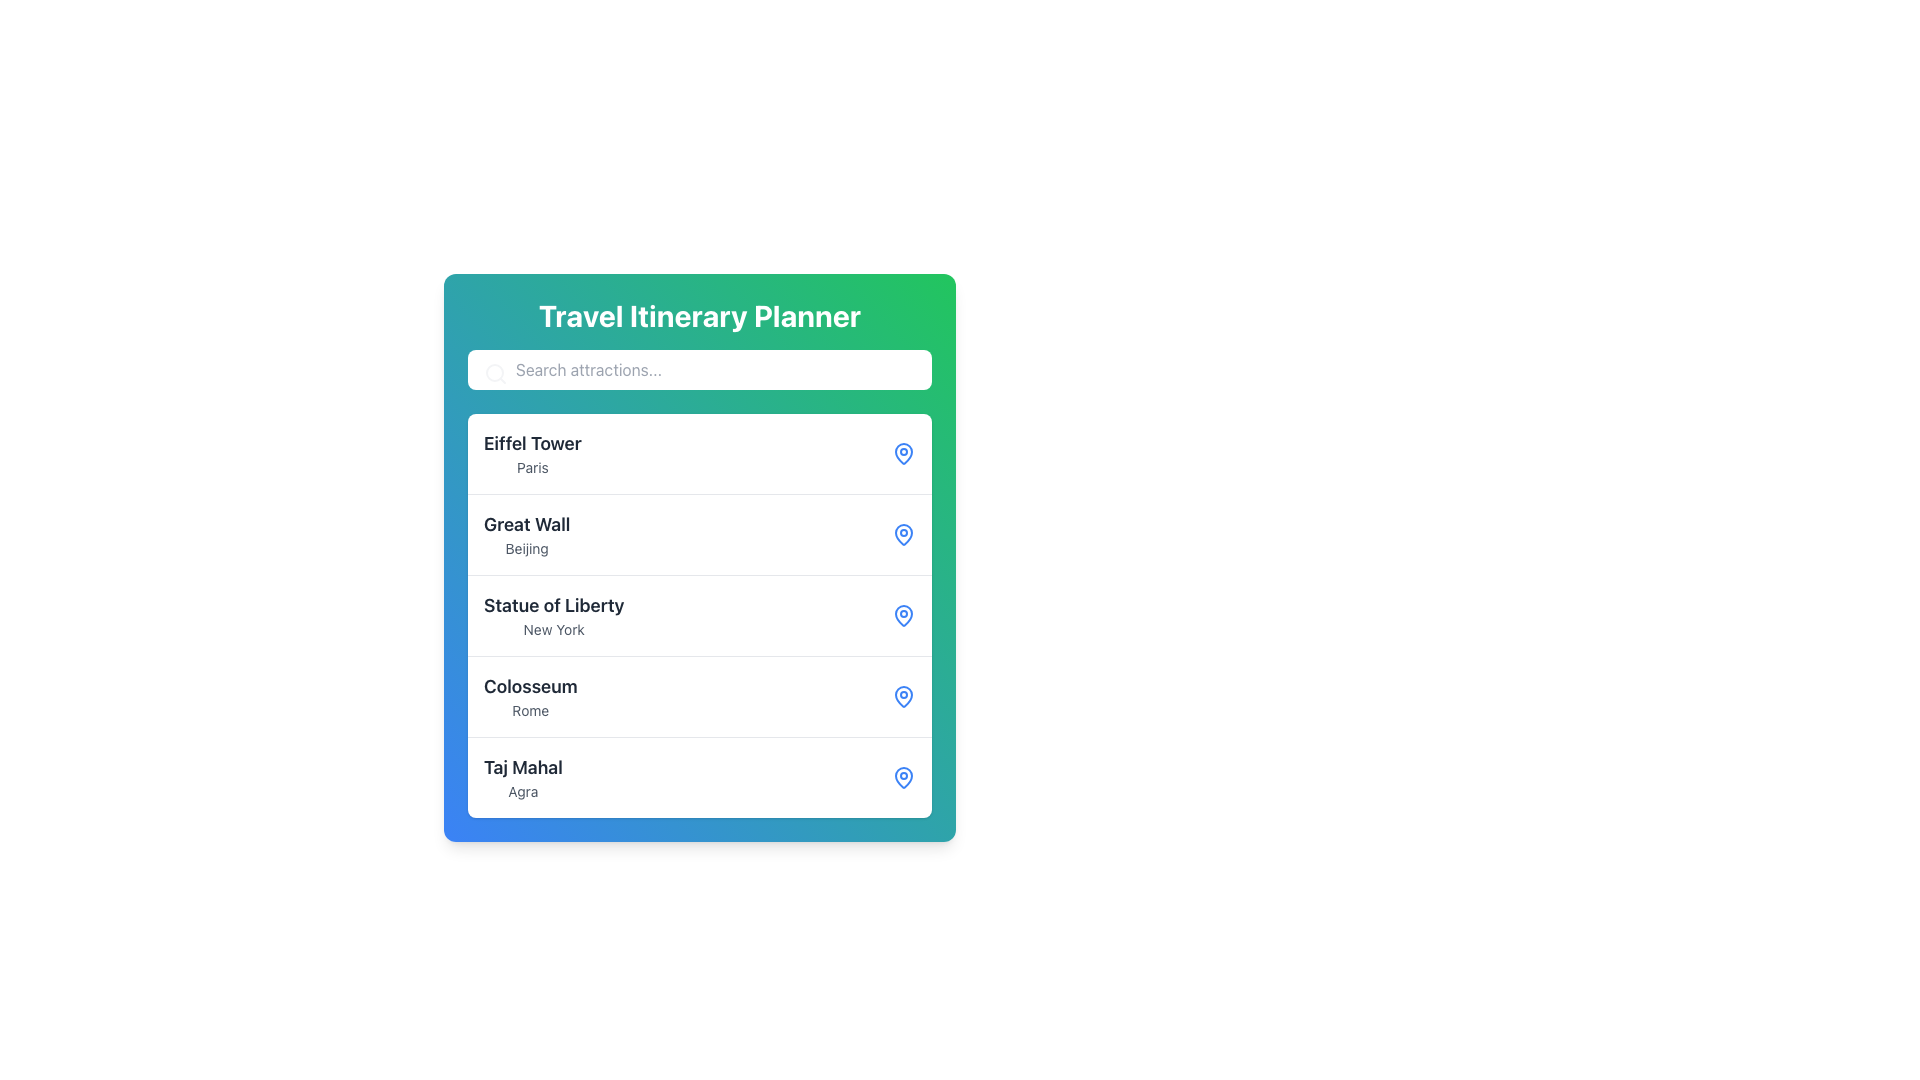 Image resolution: width=1920 pixels, height=1080 pixels. I want to click on text label for the attraction 'Eiffel Tower', which is the primary label located at the top of the first listed entry in a vertical list of attractions, so click(532, 442).